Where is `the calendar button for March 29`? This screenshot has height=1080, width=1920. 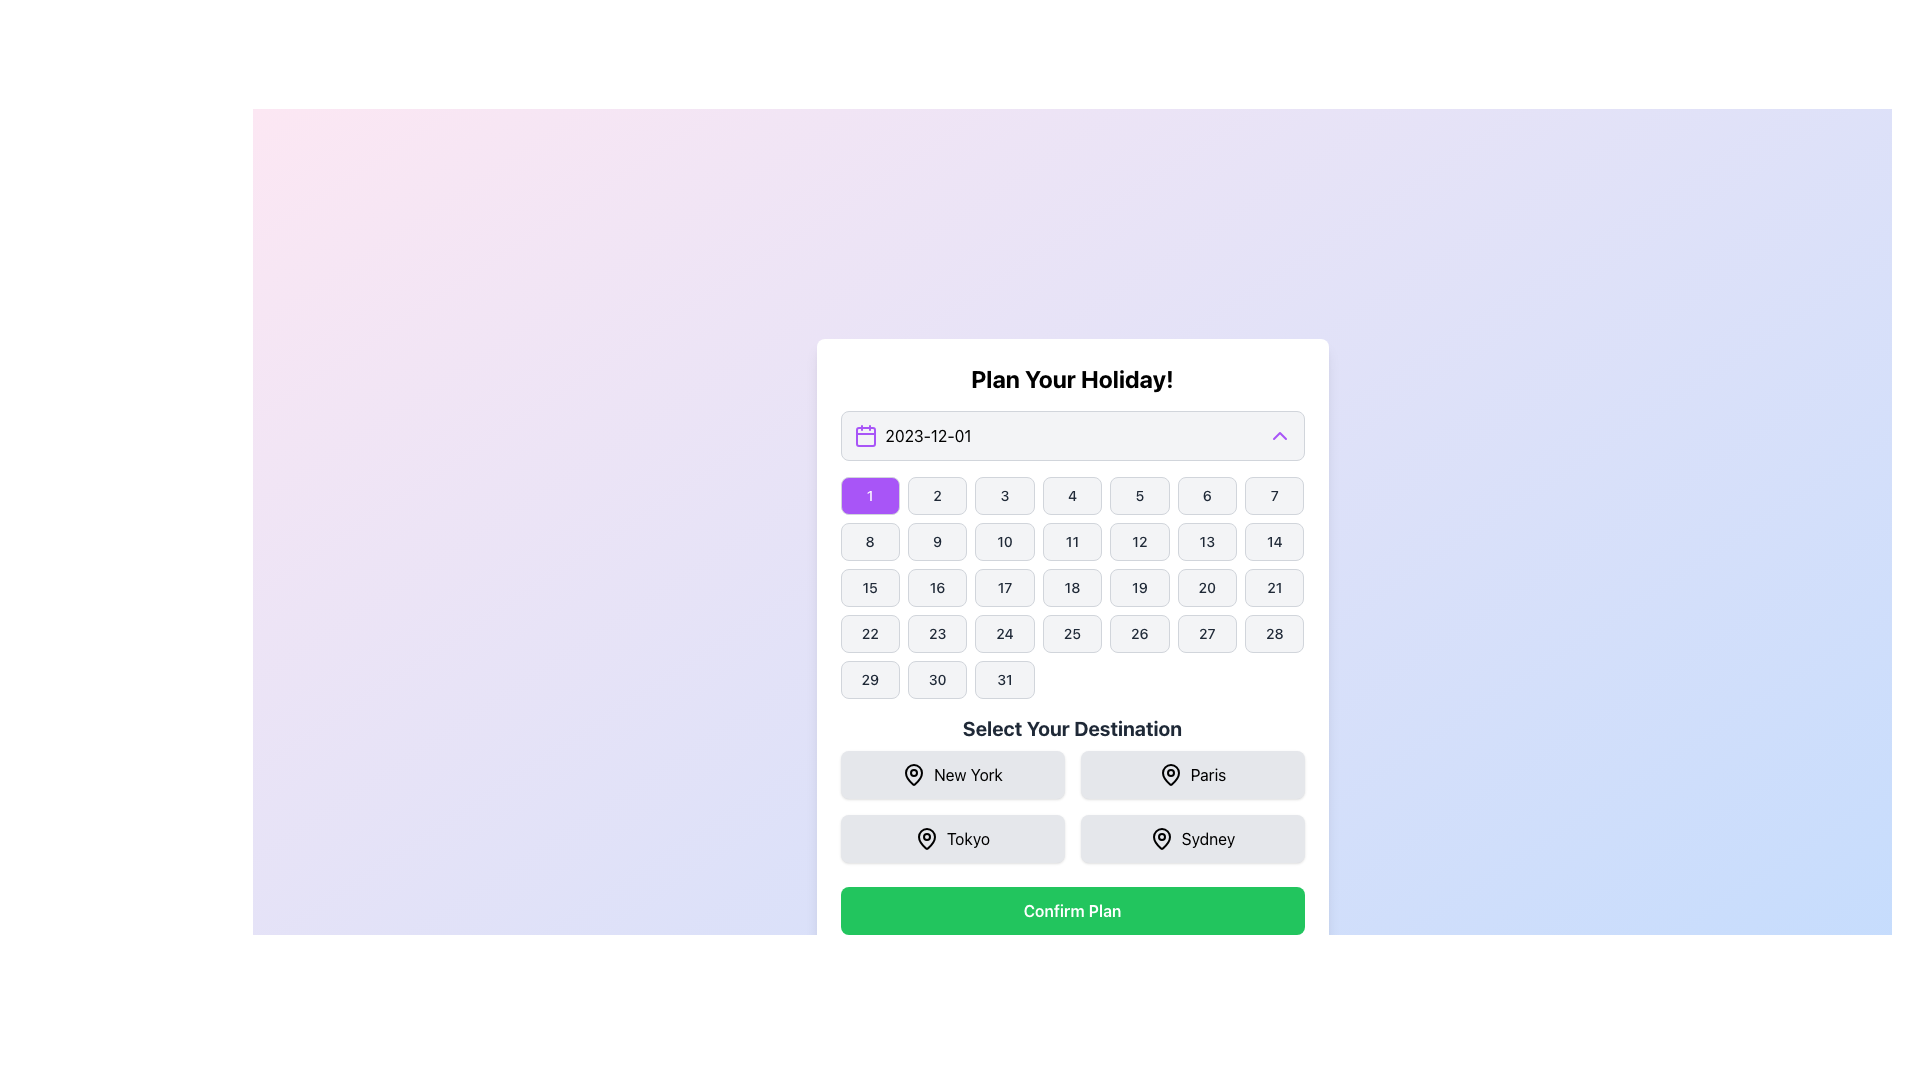
the calendar button for March 29 is located at coordinates (870, 678).